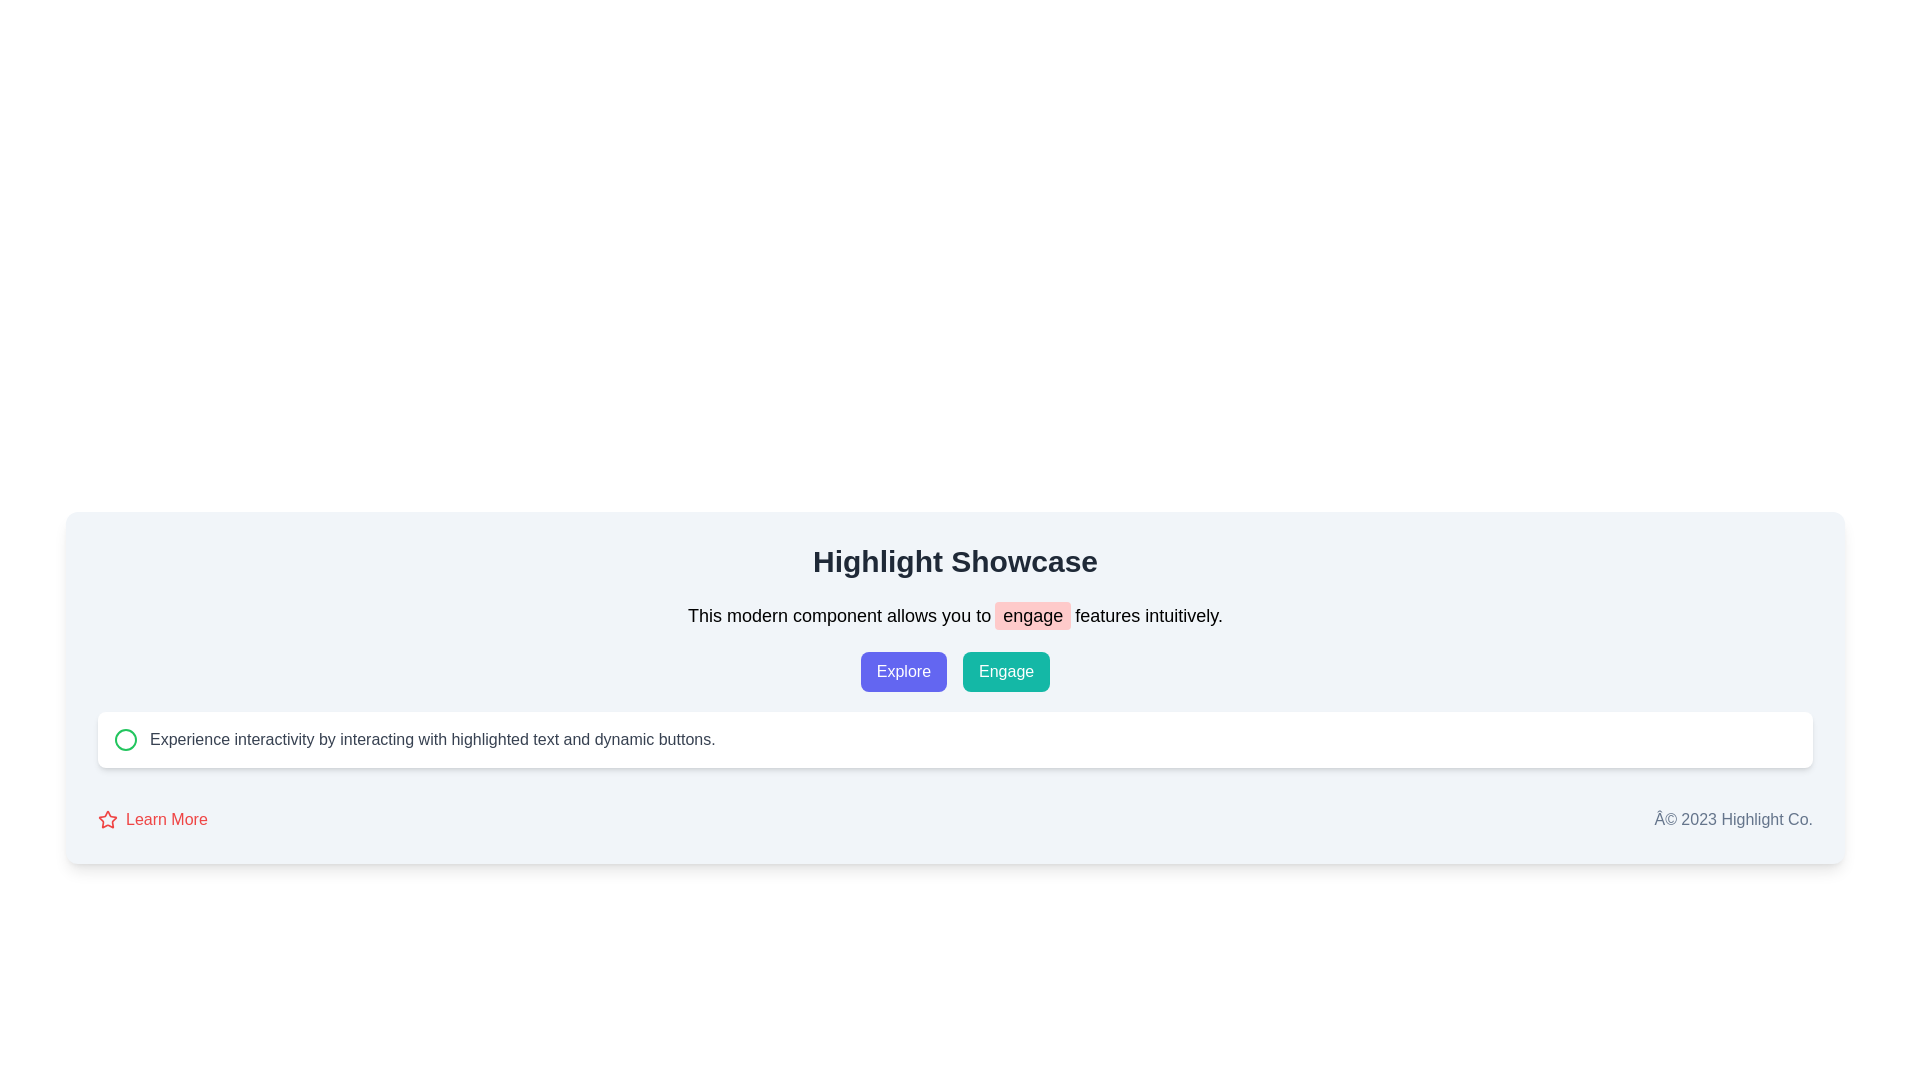 The image size is (1920, 1080). Describe the element at coordinates (1006, 671) in the screenshot. I see `the 'Engage' button located to the right of the 'Explore' button to observe the hover effect` at that location.